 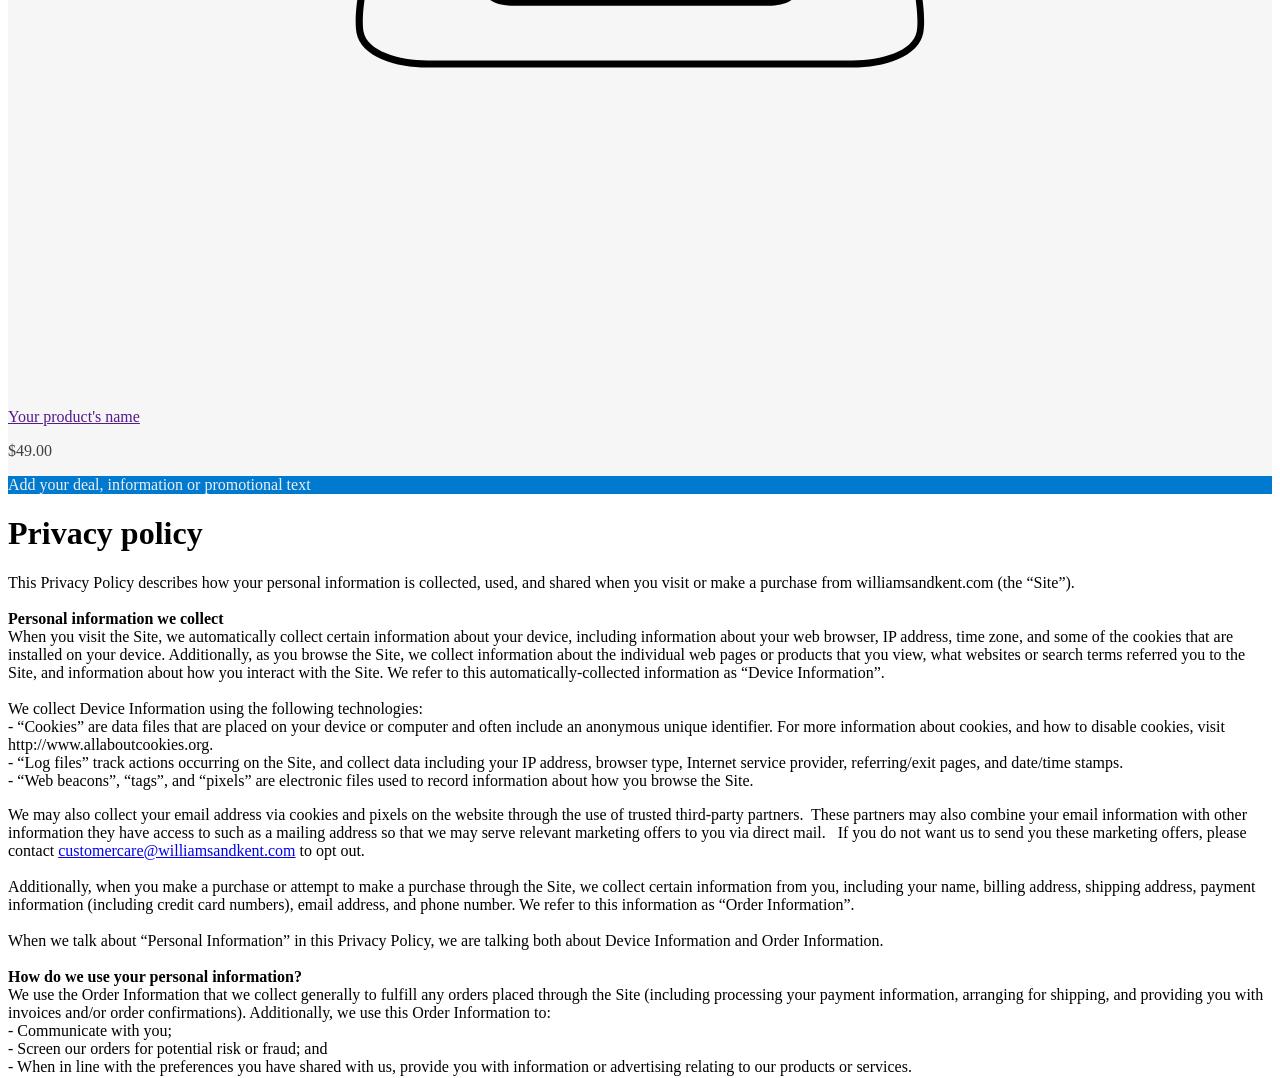 What do you see at coordinates (73, 415) in the screenshot?
I see `'Your product's name'` at bounding box center [73, 415].